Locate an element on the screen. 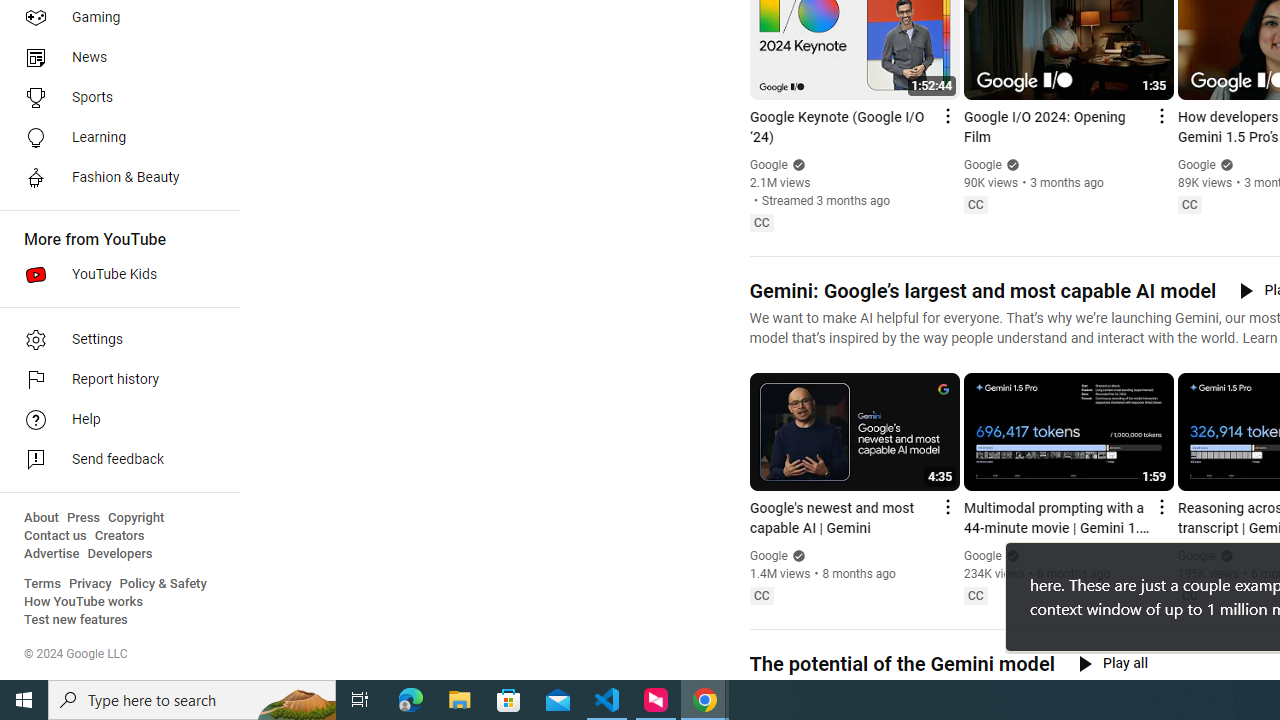 This screenshot has width=1280, height=720. 'Test new features' is located at coordinates (76, 619).